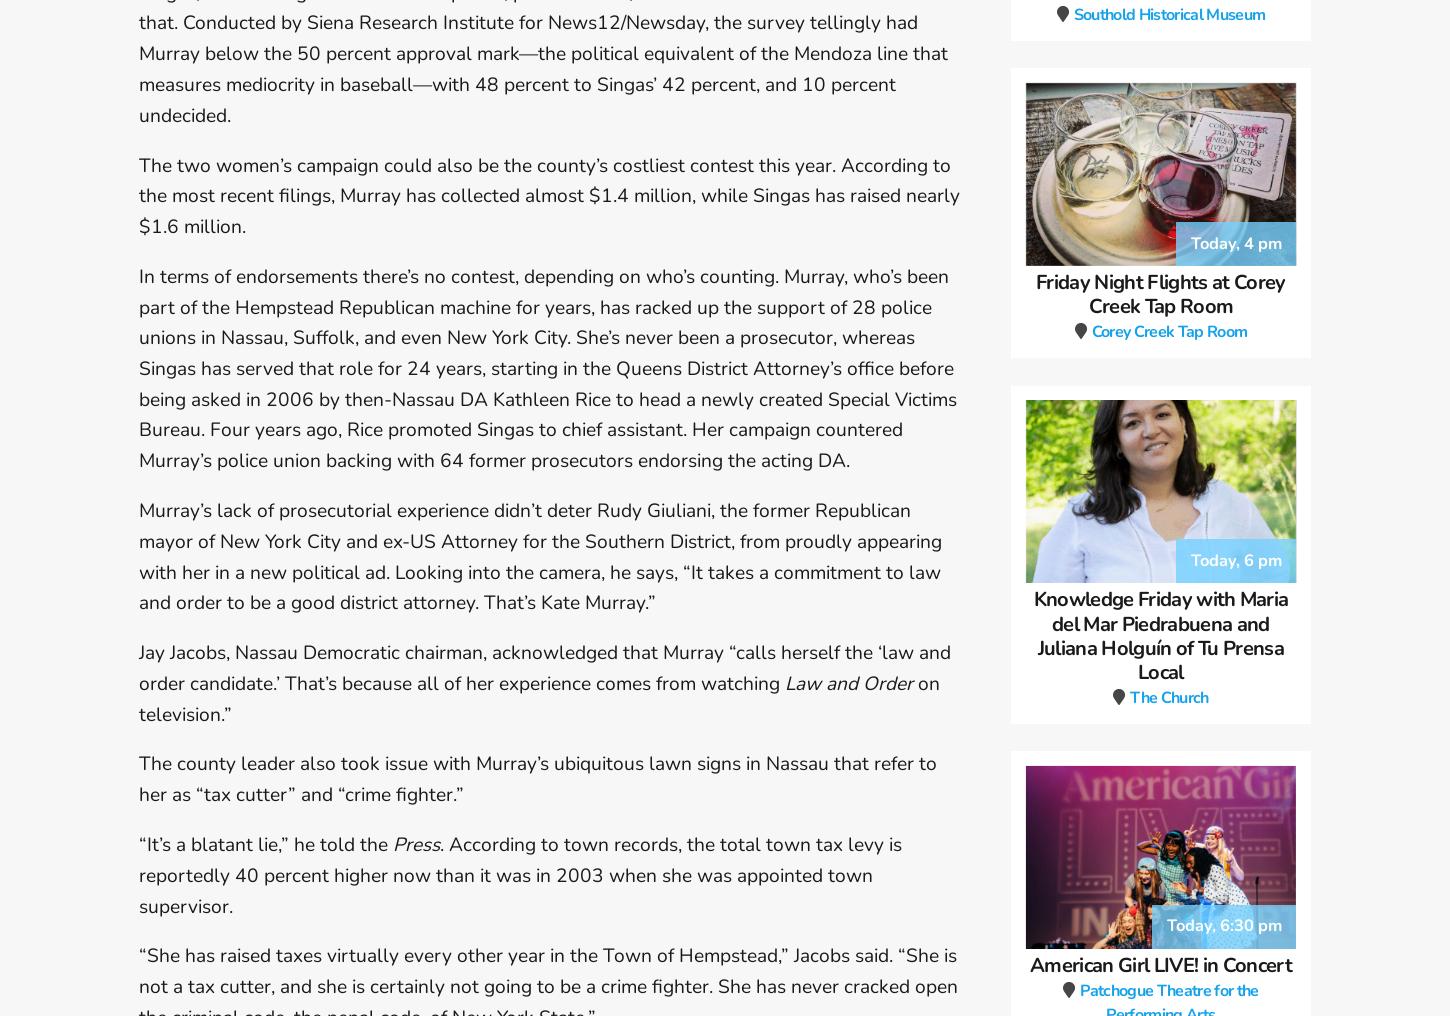 This screenshot has width=1450, height=1016. Describe the element at coordinates (847, 681) in the screenshot. I see `'Law and Order'` at that location.